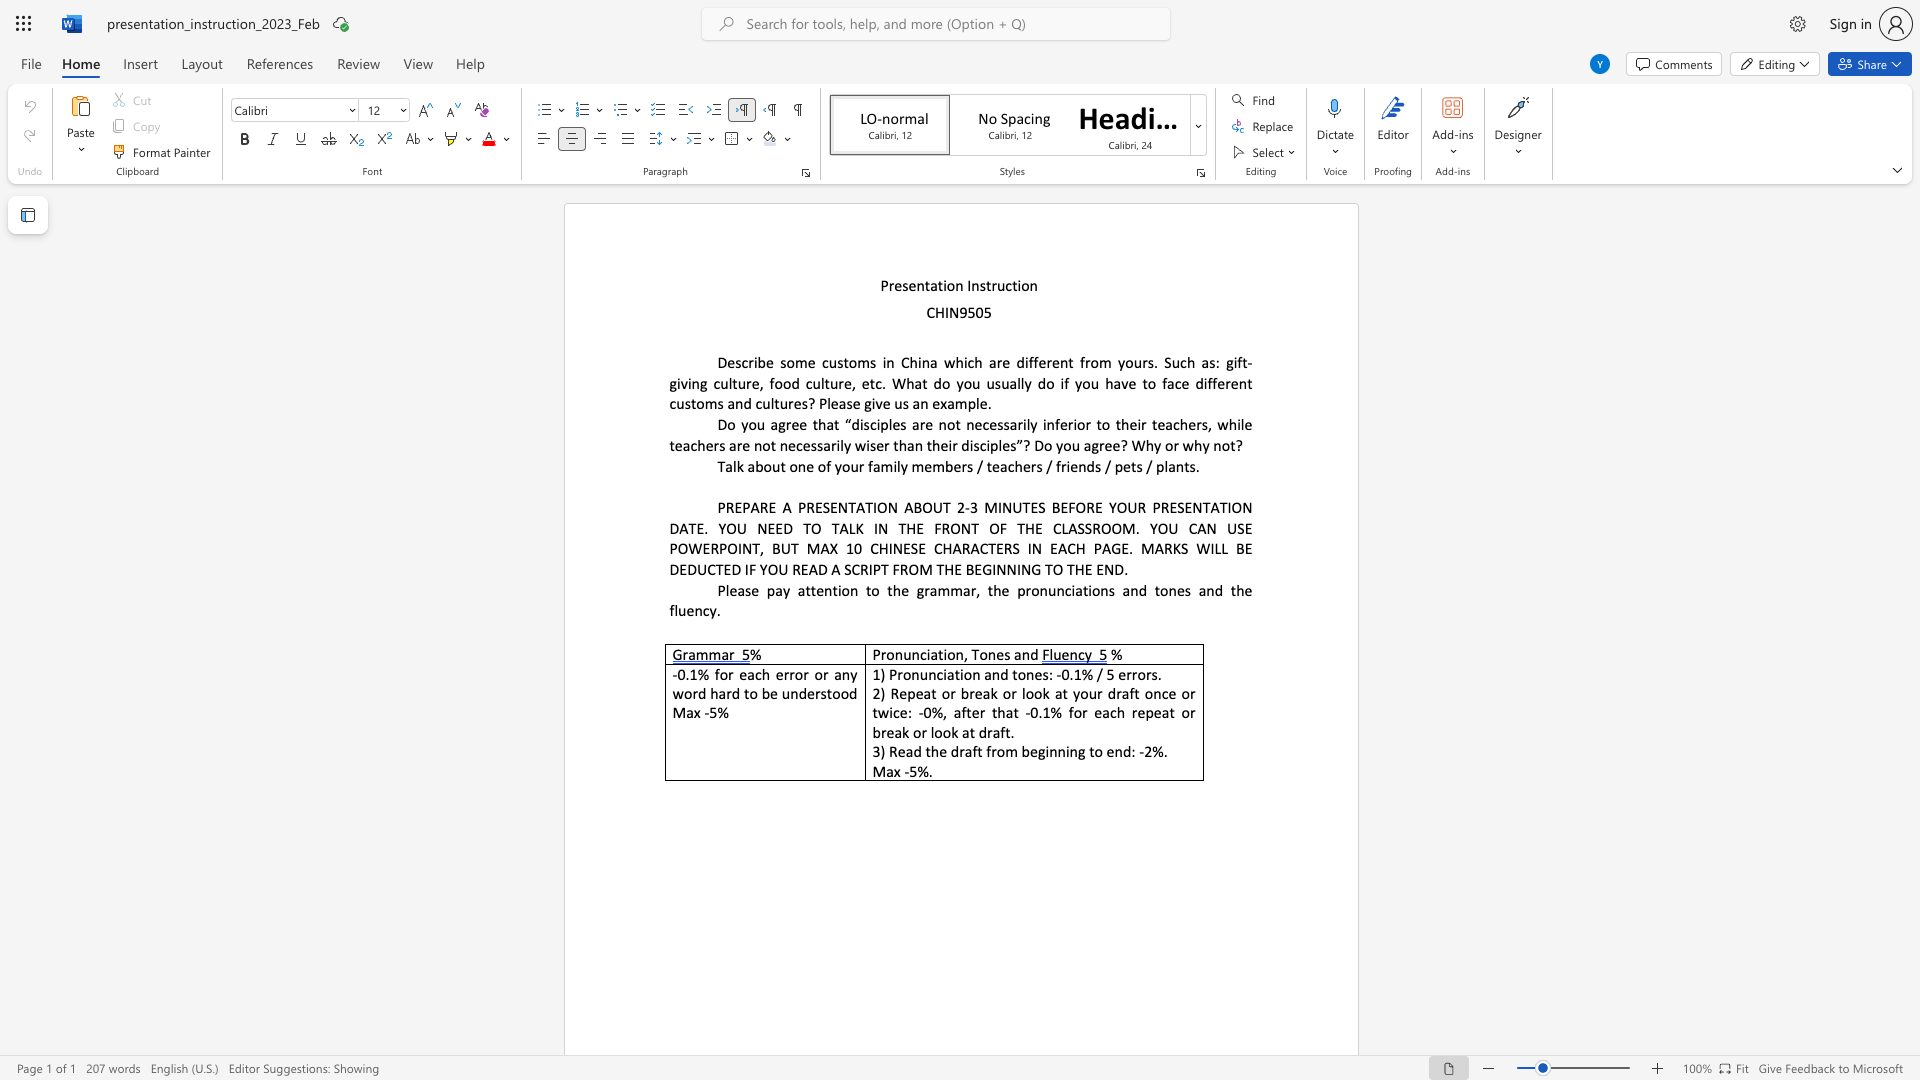  I want to click on the subset text "hers / friends" within the text "Talk about one of your family members / teachers / friends / pets / plants.", so click(1014, 466).